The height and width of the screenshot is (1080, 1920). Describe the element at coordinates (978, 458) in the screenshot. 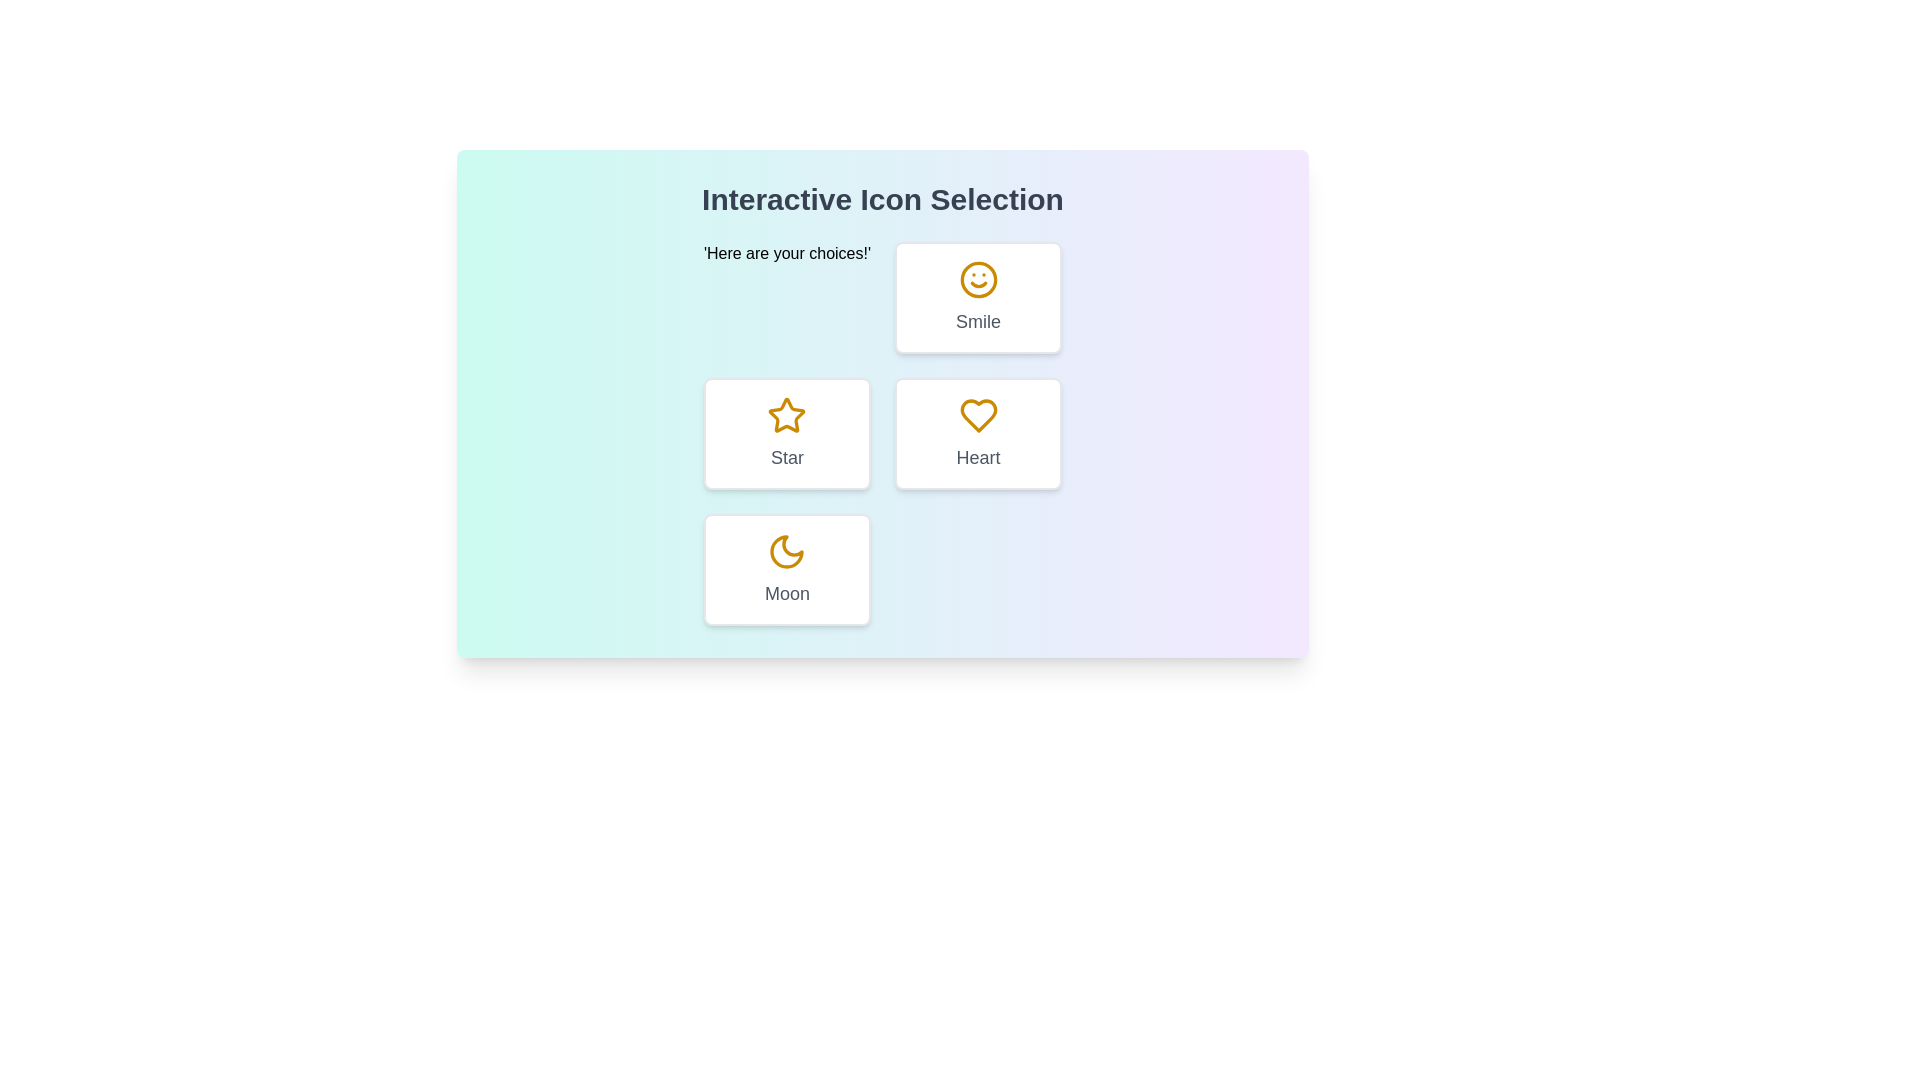

I see `the text label that provides a description corresponding to the heart icon above, located within a bordered and rounded rectangular card in the second column of the second row of the main layout grid` at that location.